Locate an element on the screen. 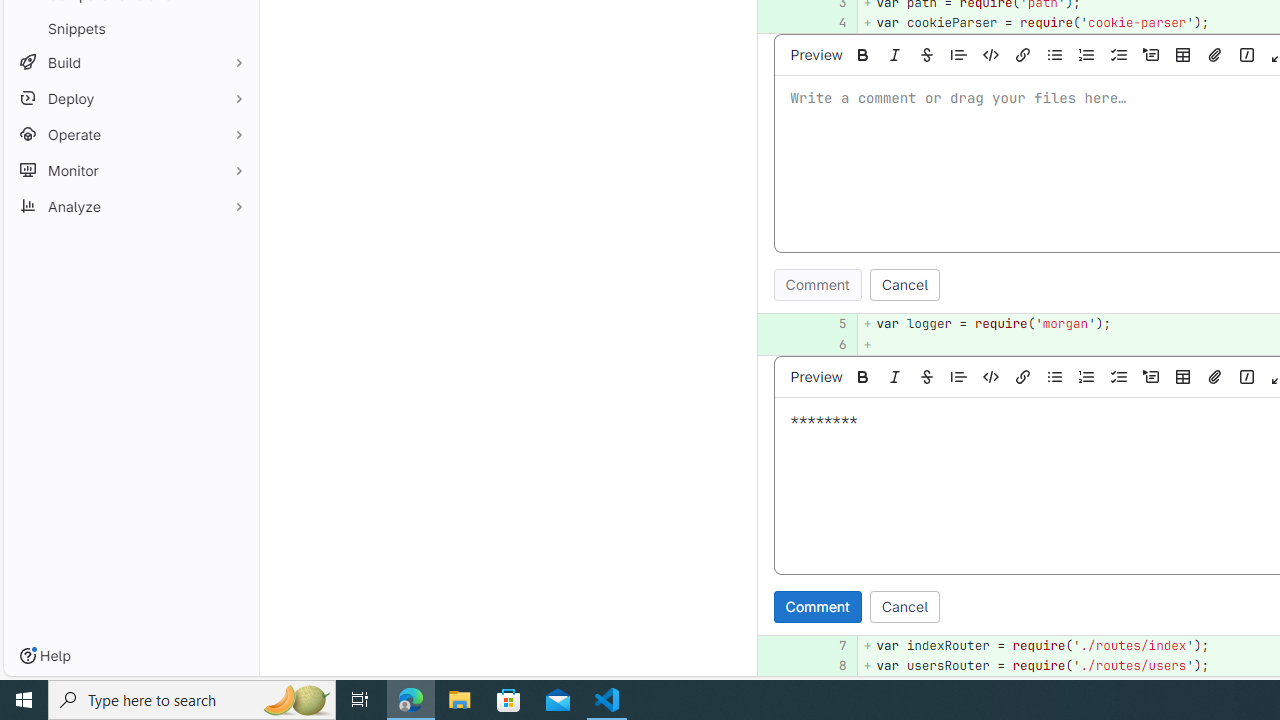 This screenshot has height=720, width=1280. 'Deploy' is located at coordinates (130, 98).